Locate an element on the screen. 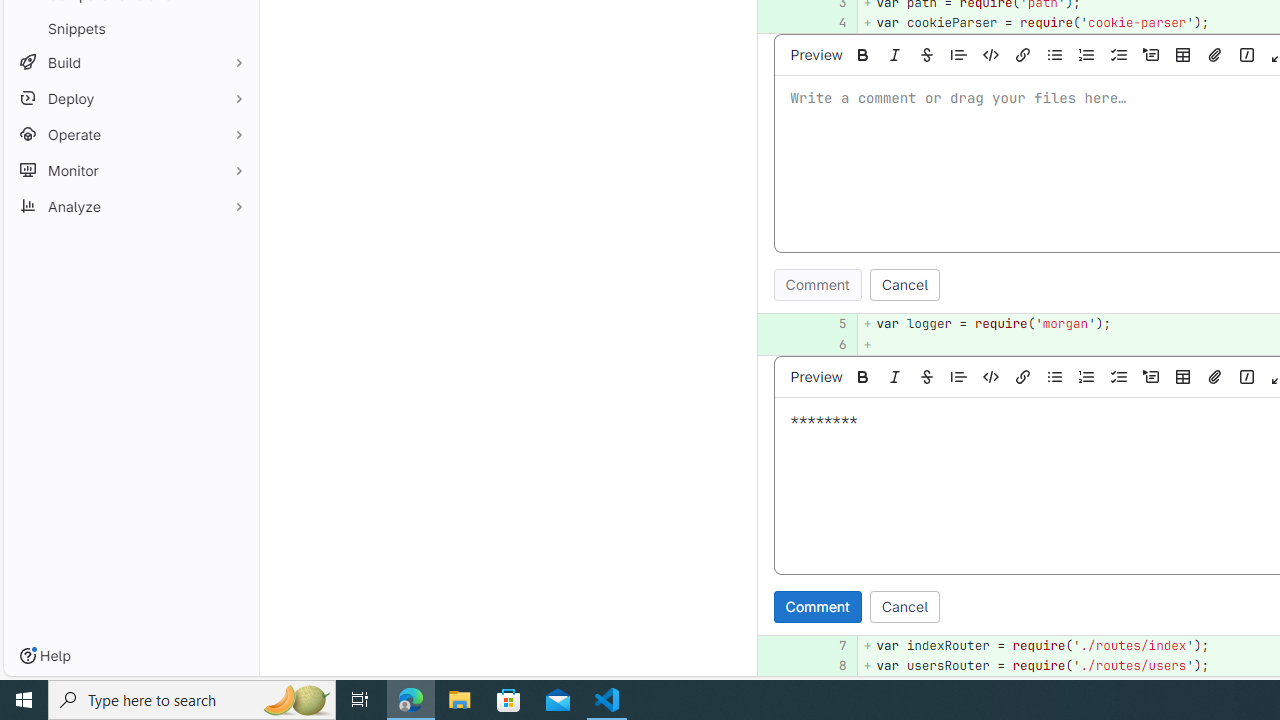 This screenshot has height=720, width=1280. 'Deploy' is located at coordinates (130, 98).